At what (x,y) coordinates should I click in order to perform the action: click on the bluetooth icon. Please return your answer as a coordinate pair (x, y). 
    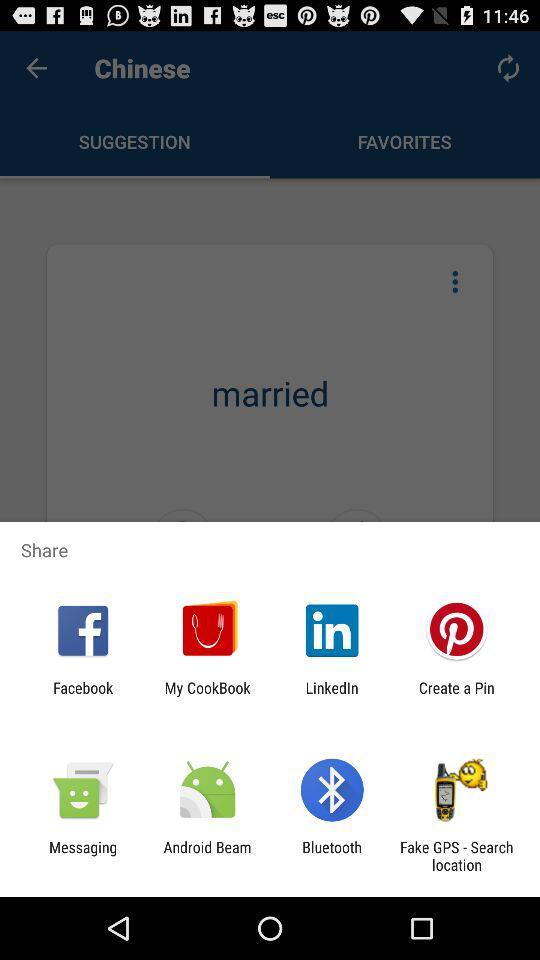
    Looking at the image, I should click on (332, 855).